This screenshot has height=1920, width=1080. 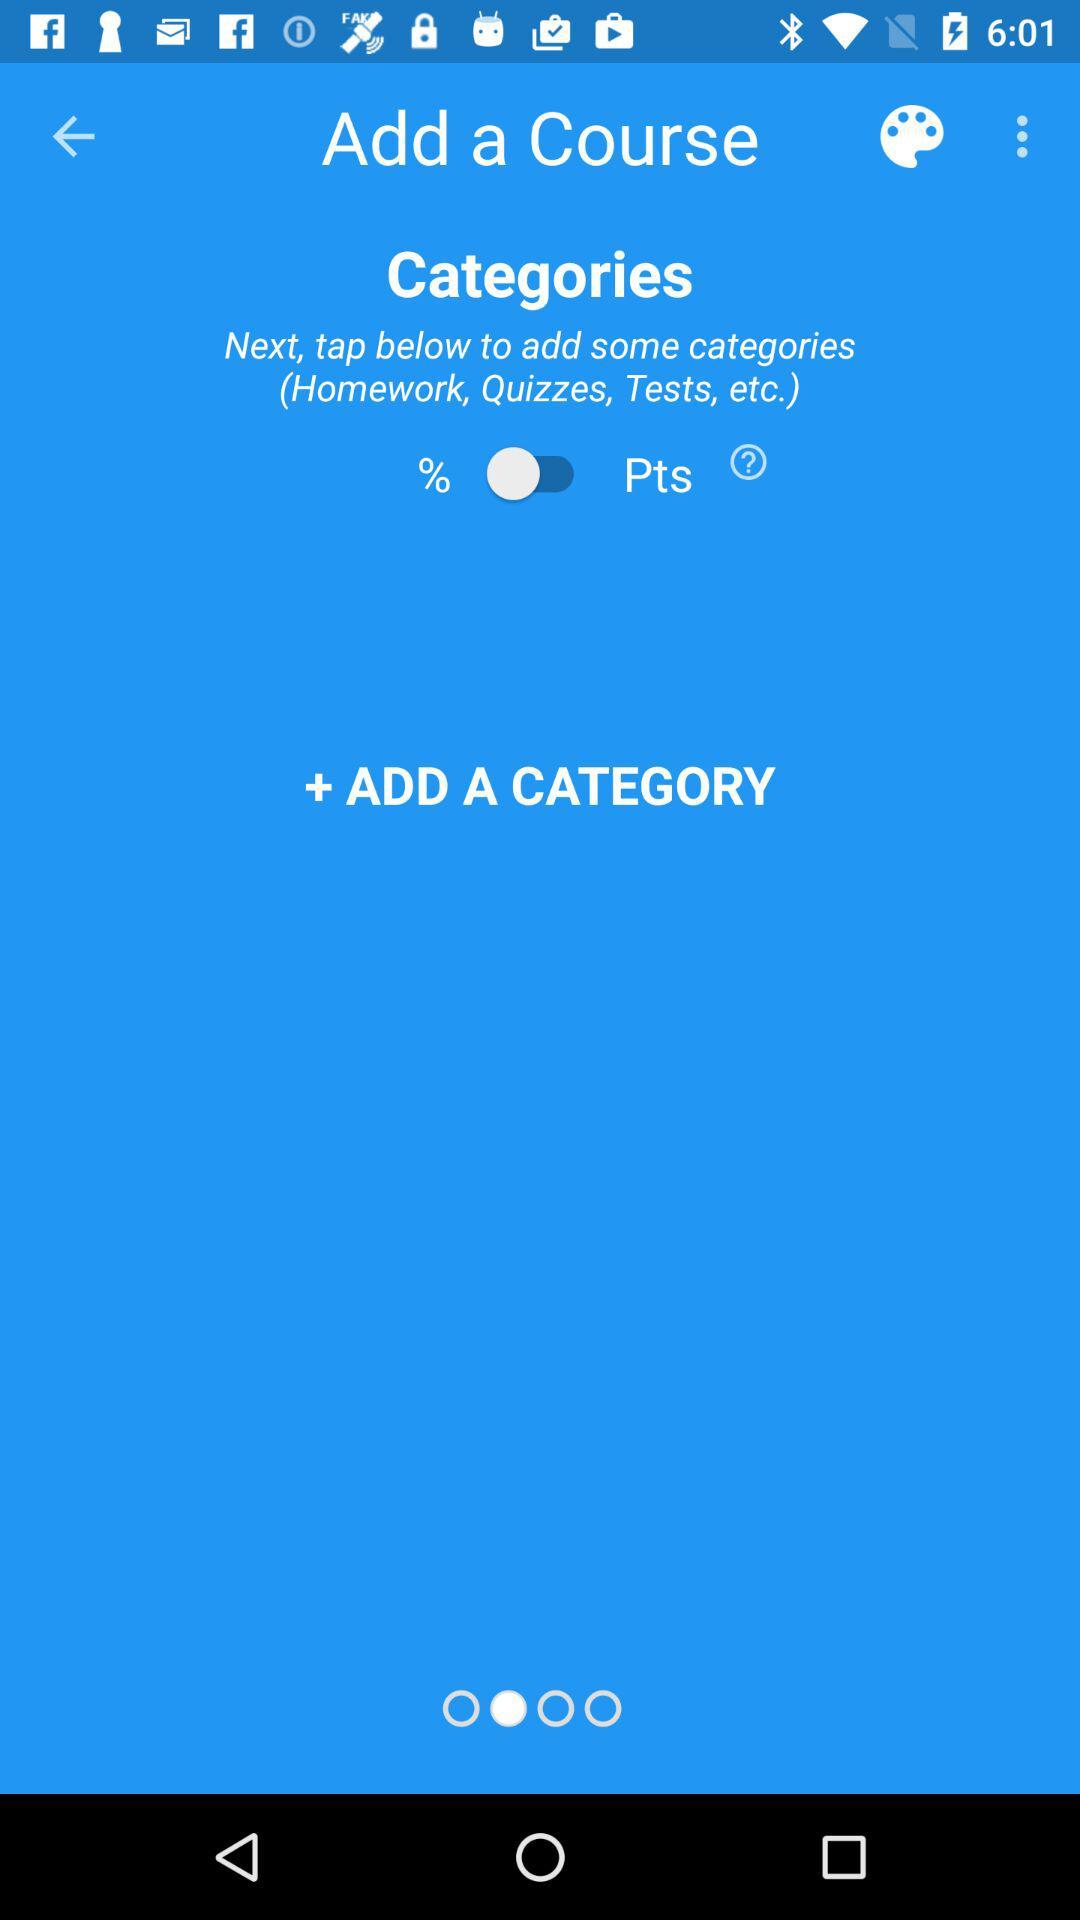 I want to click on icon below the next tap below icon, so click(x=748, y=460).